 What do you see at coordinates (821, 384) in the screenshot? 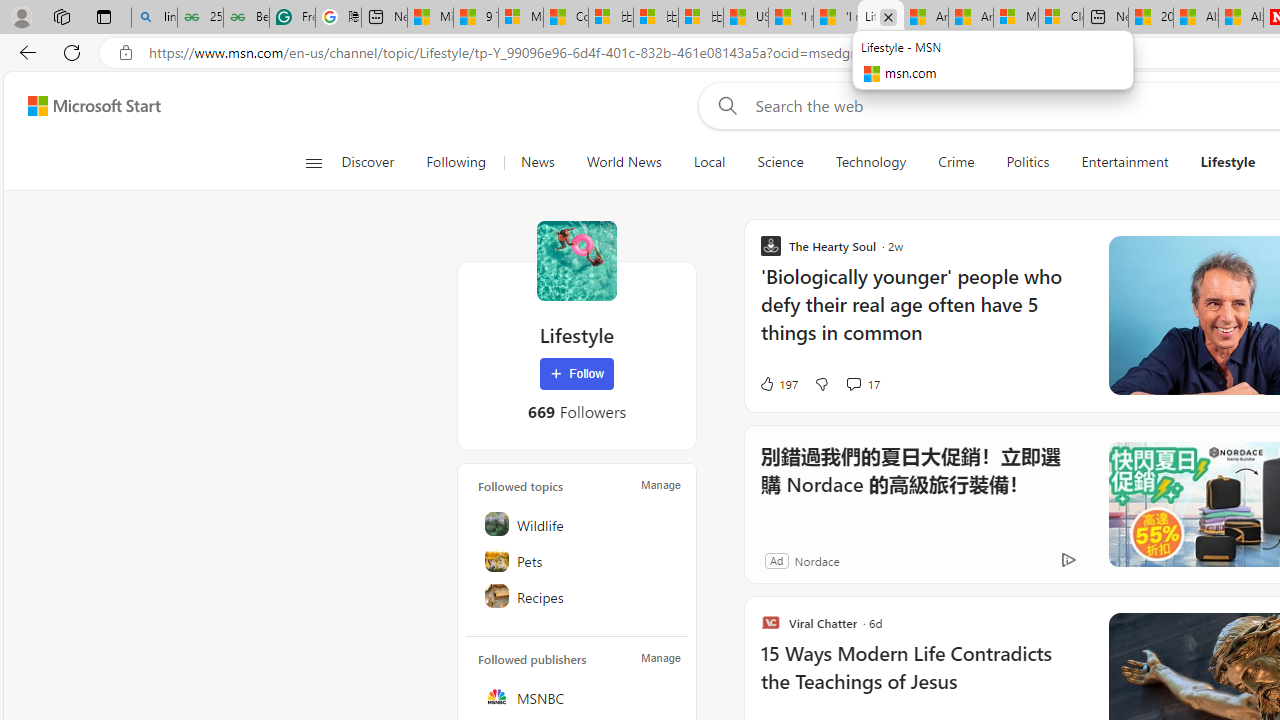
I see `'Dislike'` at bounding box center [821, 384].